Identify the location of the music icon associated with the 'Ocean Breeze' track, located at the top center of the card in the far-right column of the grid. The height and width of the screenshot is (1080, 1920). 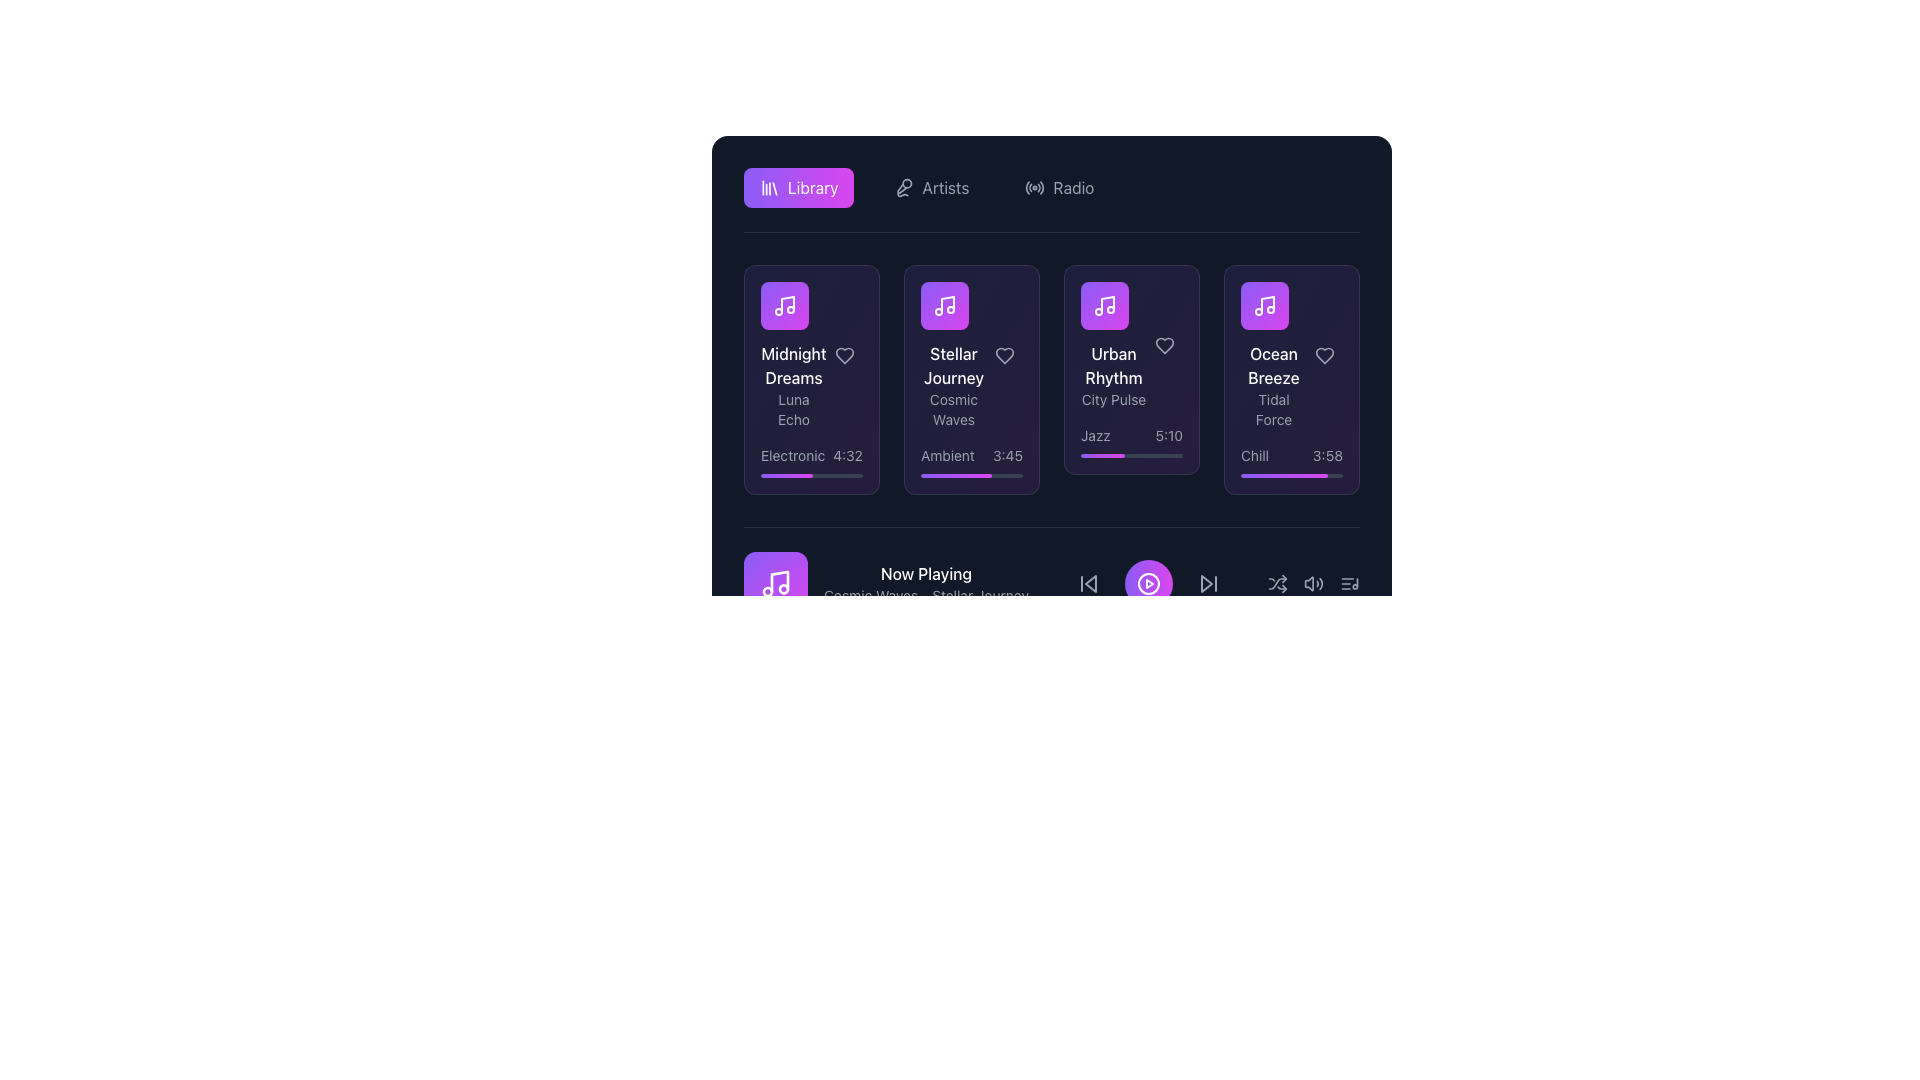
(1264, 305).